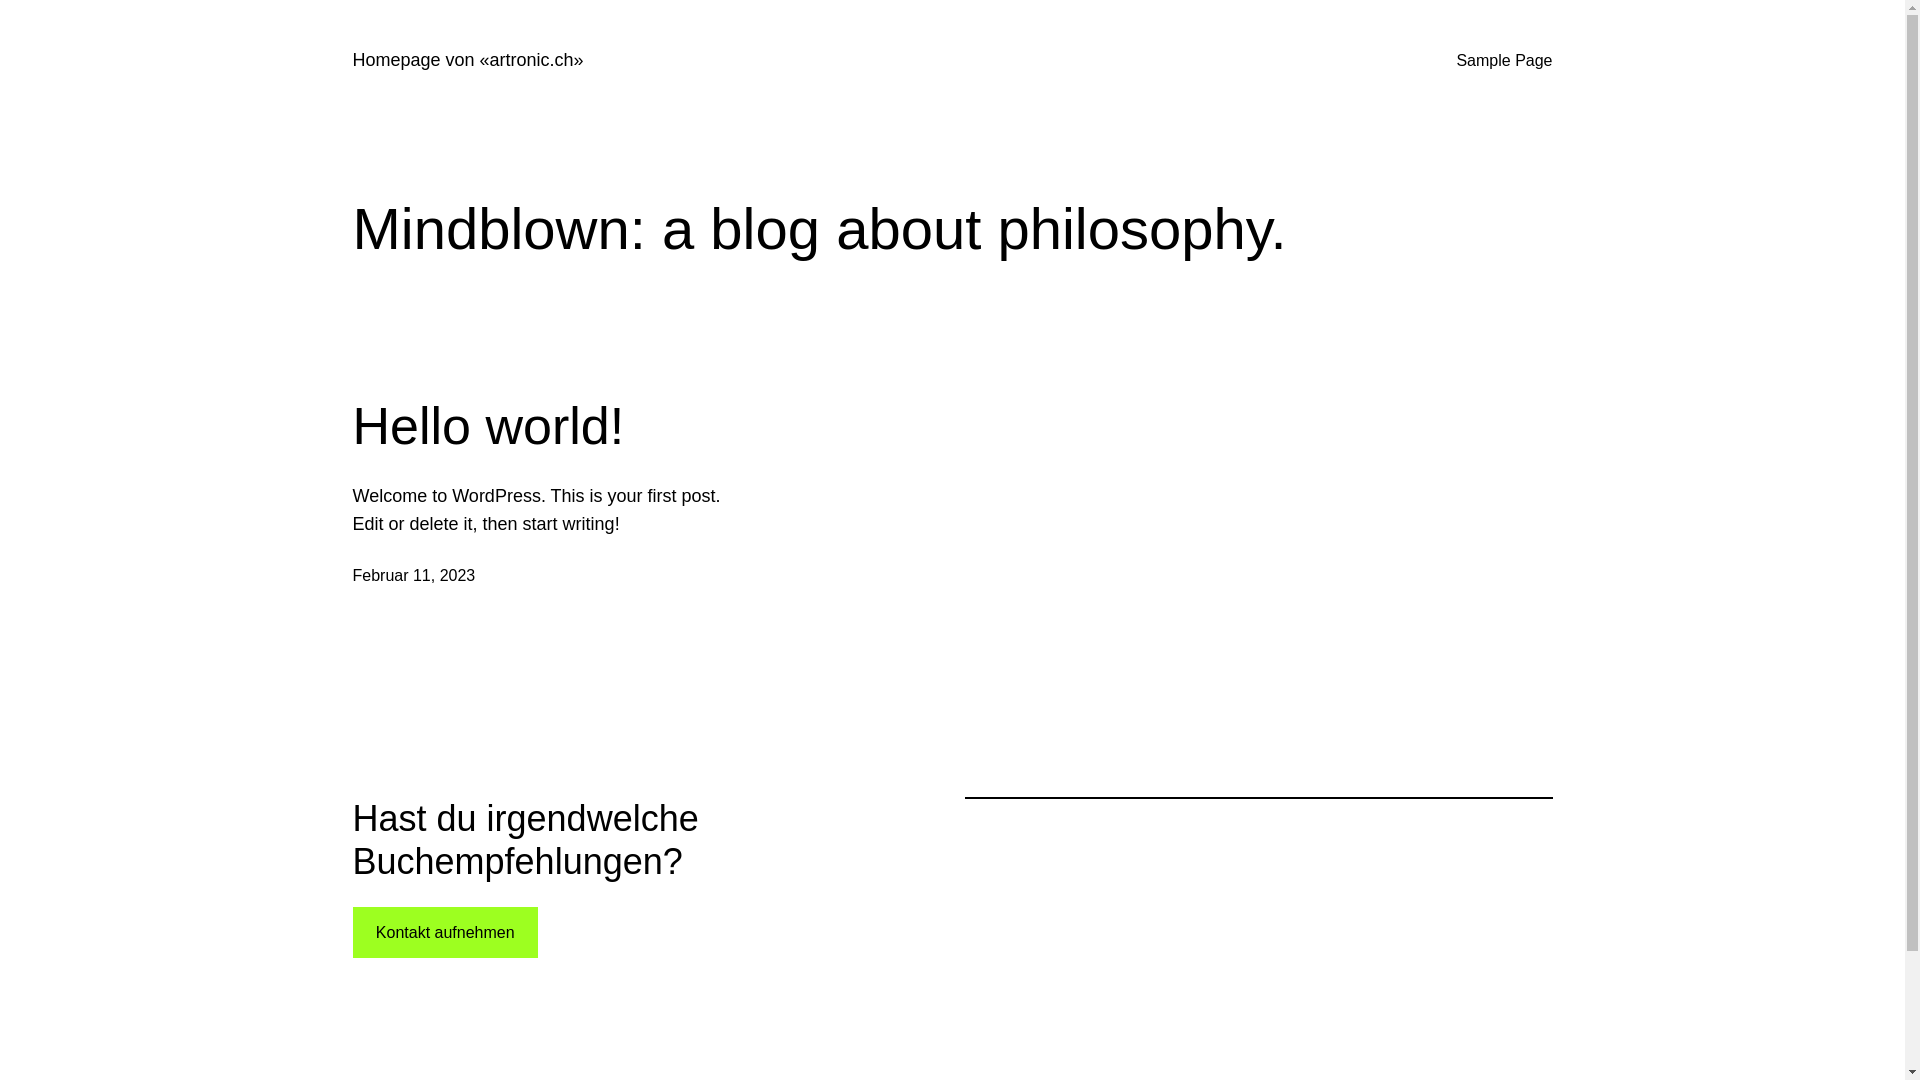  I want to click on 'Sample Page', so click(1455, 60).